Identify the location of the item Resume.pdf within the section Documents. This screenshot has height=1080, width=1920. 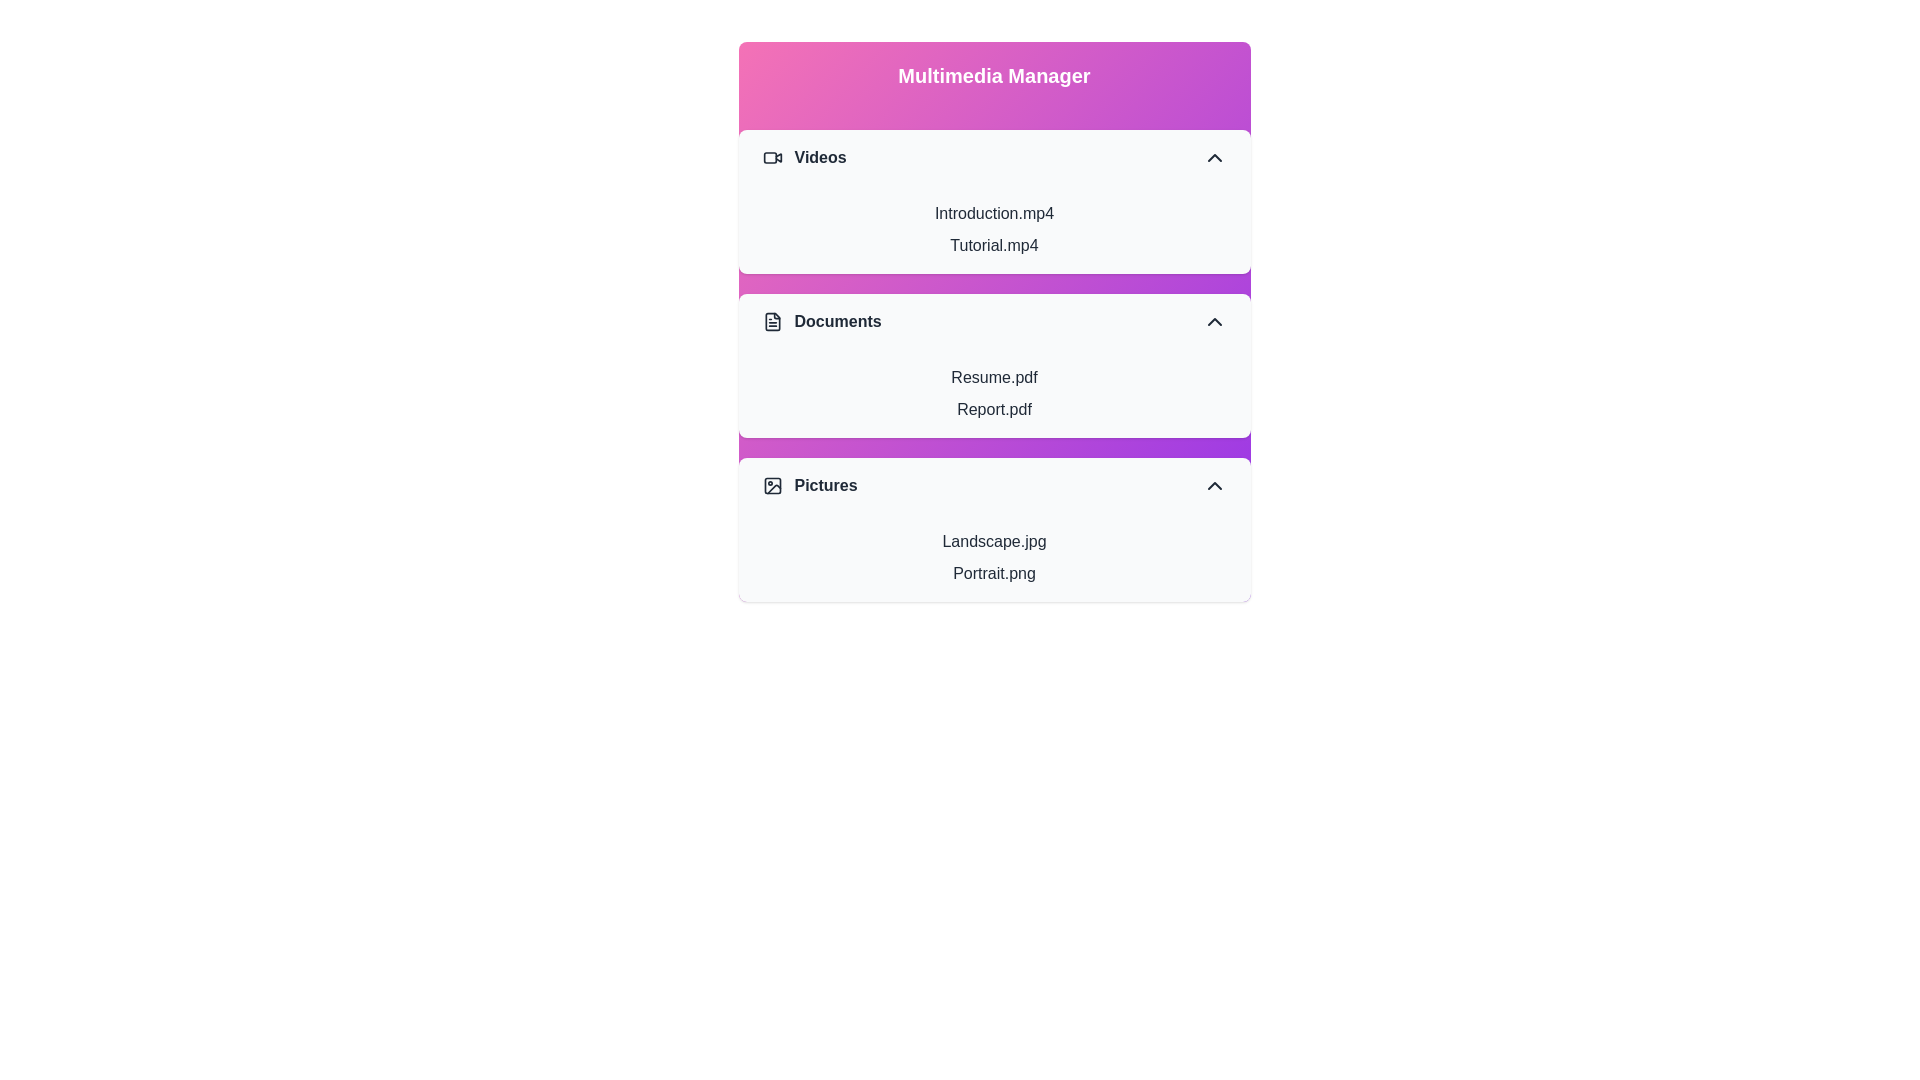
(994, 378).